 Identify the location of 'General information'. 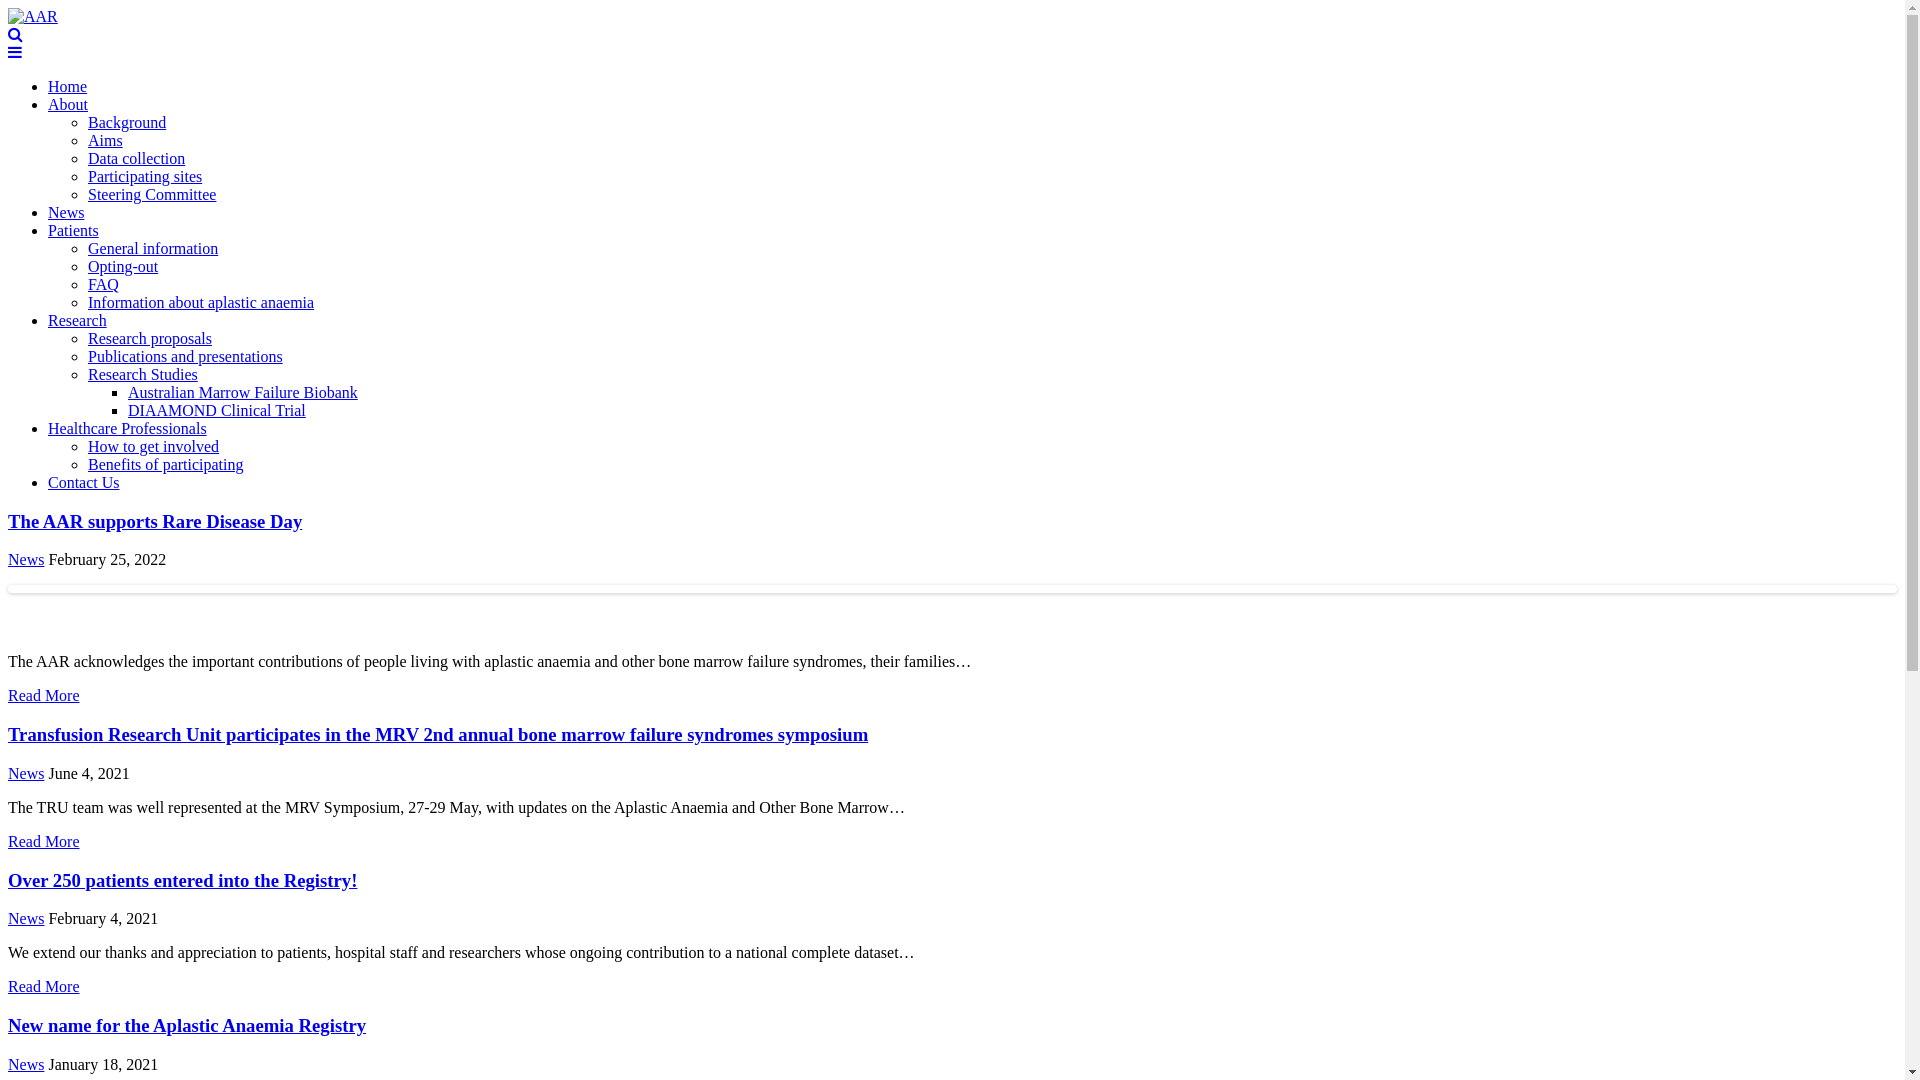
(86, 247).